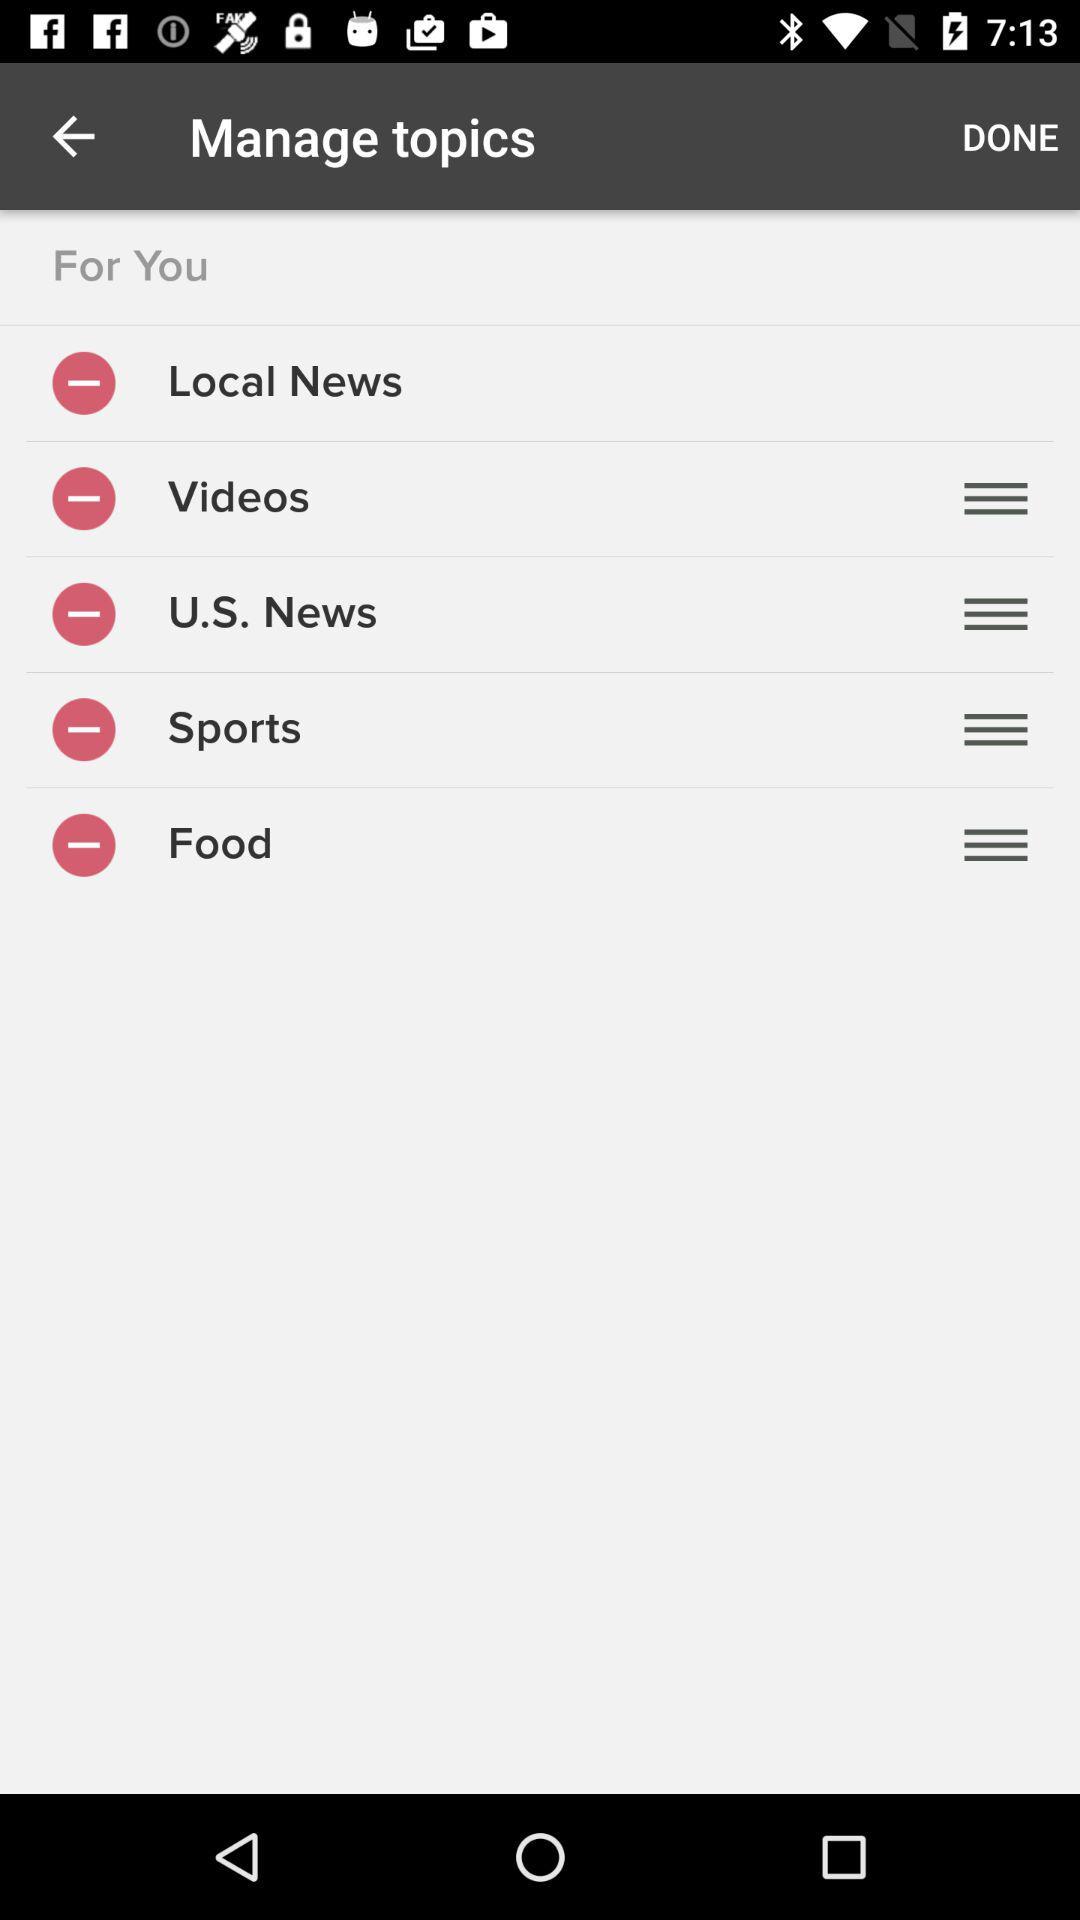 The height and width of the screenshot is (1920, 1080). I want to click on on/off for the food topic, so click(83, 845).